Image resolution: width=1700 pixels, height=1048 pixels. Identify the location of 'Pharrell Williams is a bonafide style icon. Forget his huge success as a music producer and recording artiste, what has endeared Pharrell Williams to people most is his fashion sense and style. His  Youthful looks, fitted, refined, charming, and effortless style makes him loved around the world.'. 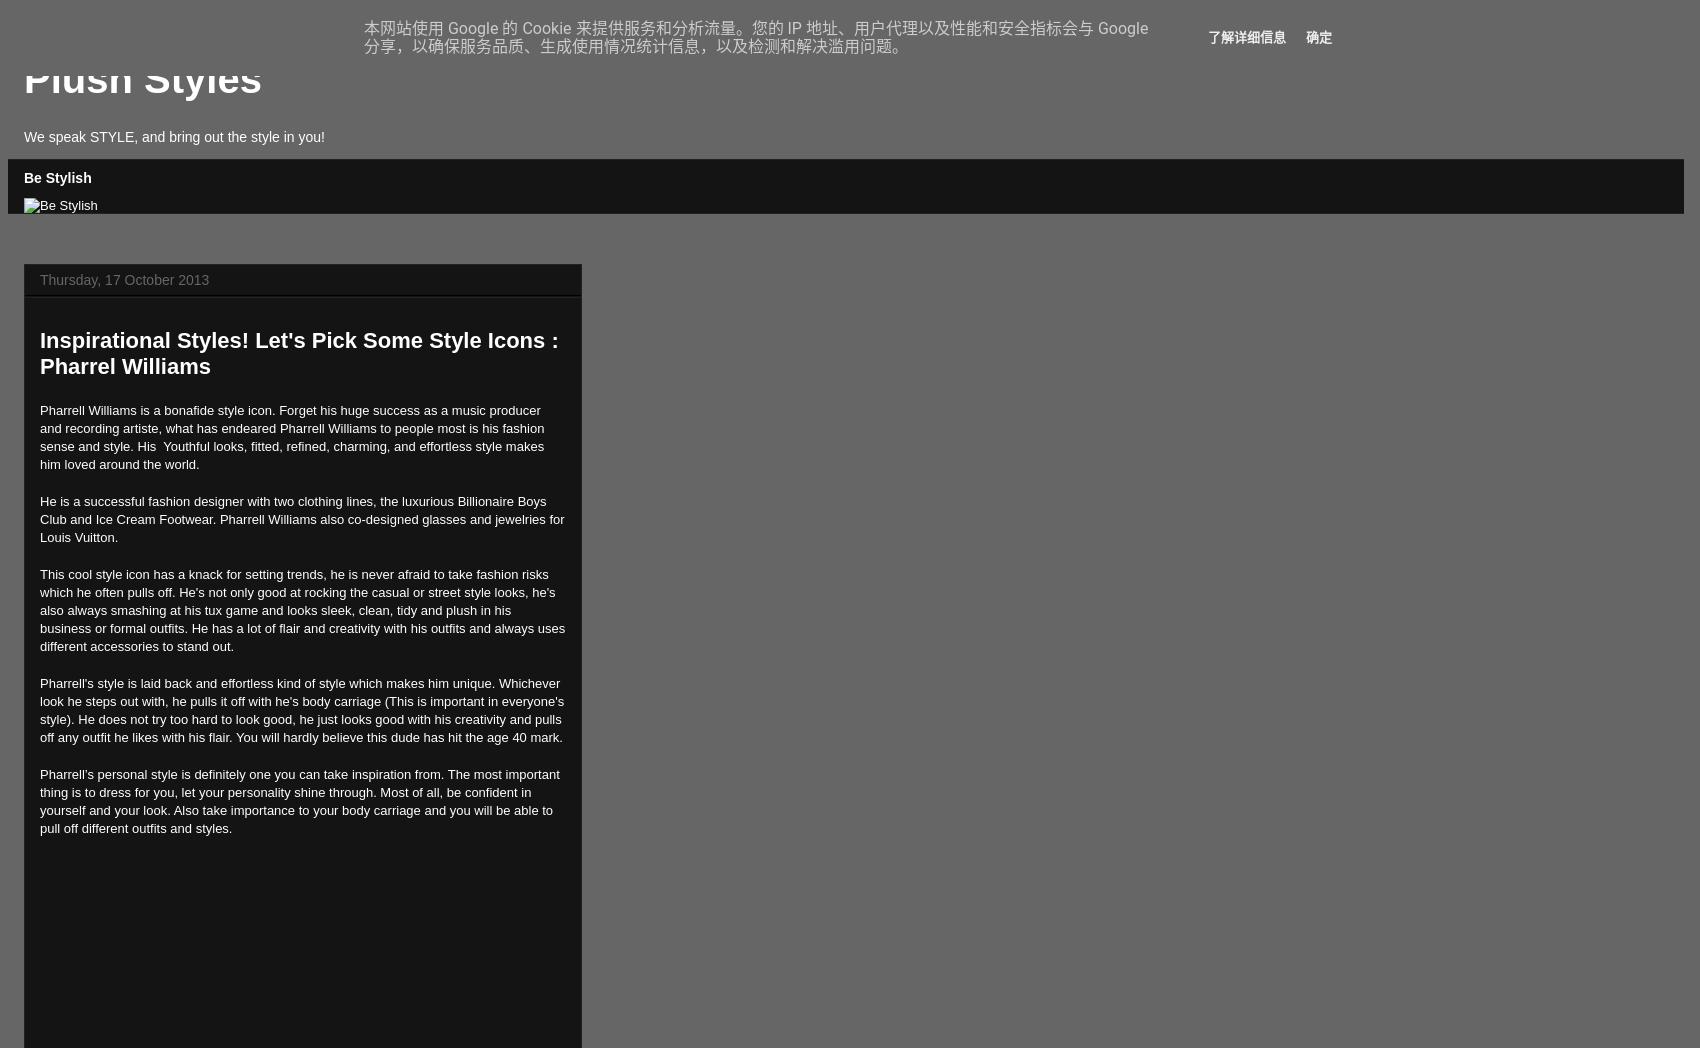
(292, 436).